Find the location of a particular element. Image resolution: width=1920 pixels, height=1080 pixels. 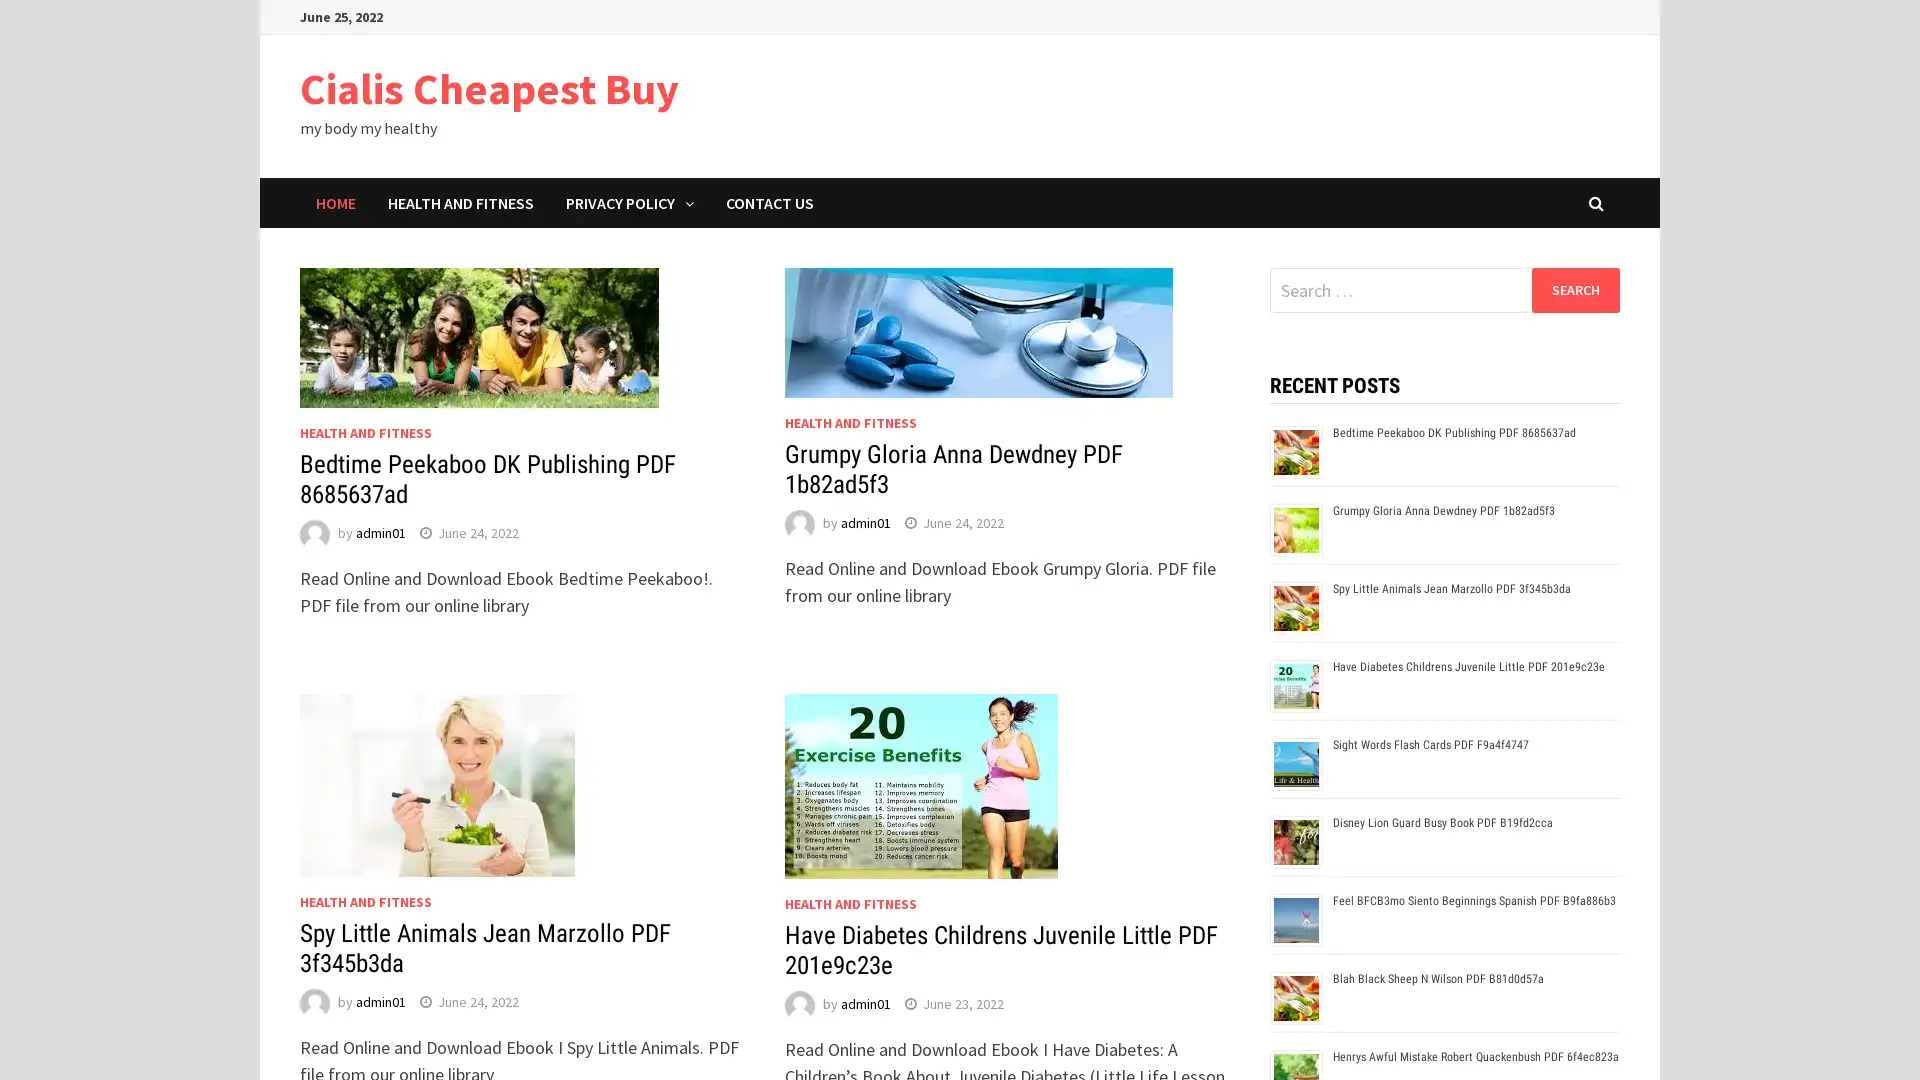

Search is located at coordinates (1574, 289).